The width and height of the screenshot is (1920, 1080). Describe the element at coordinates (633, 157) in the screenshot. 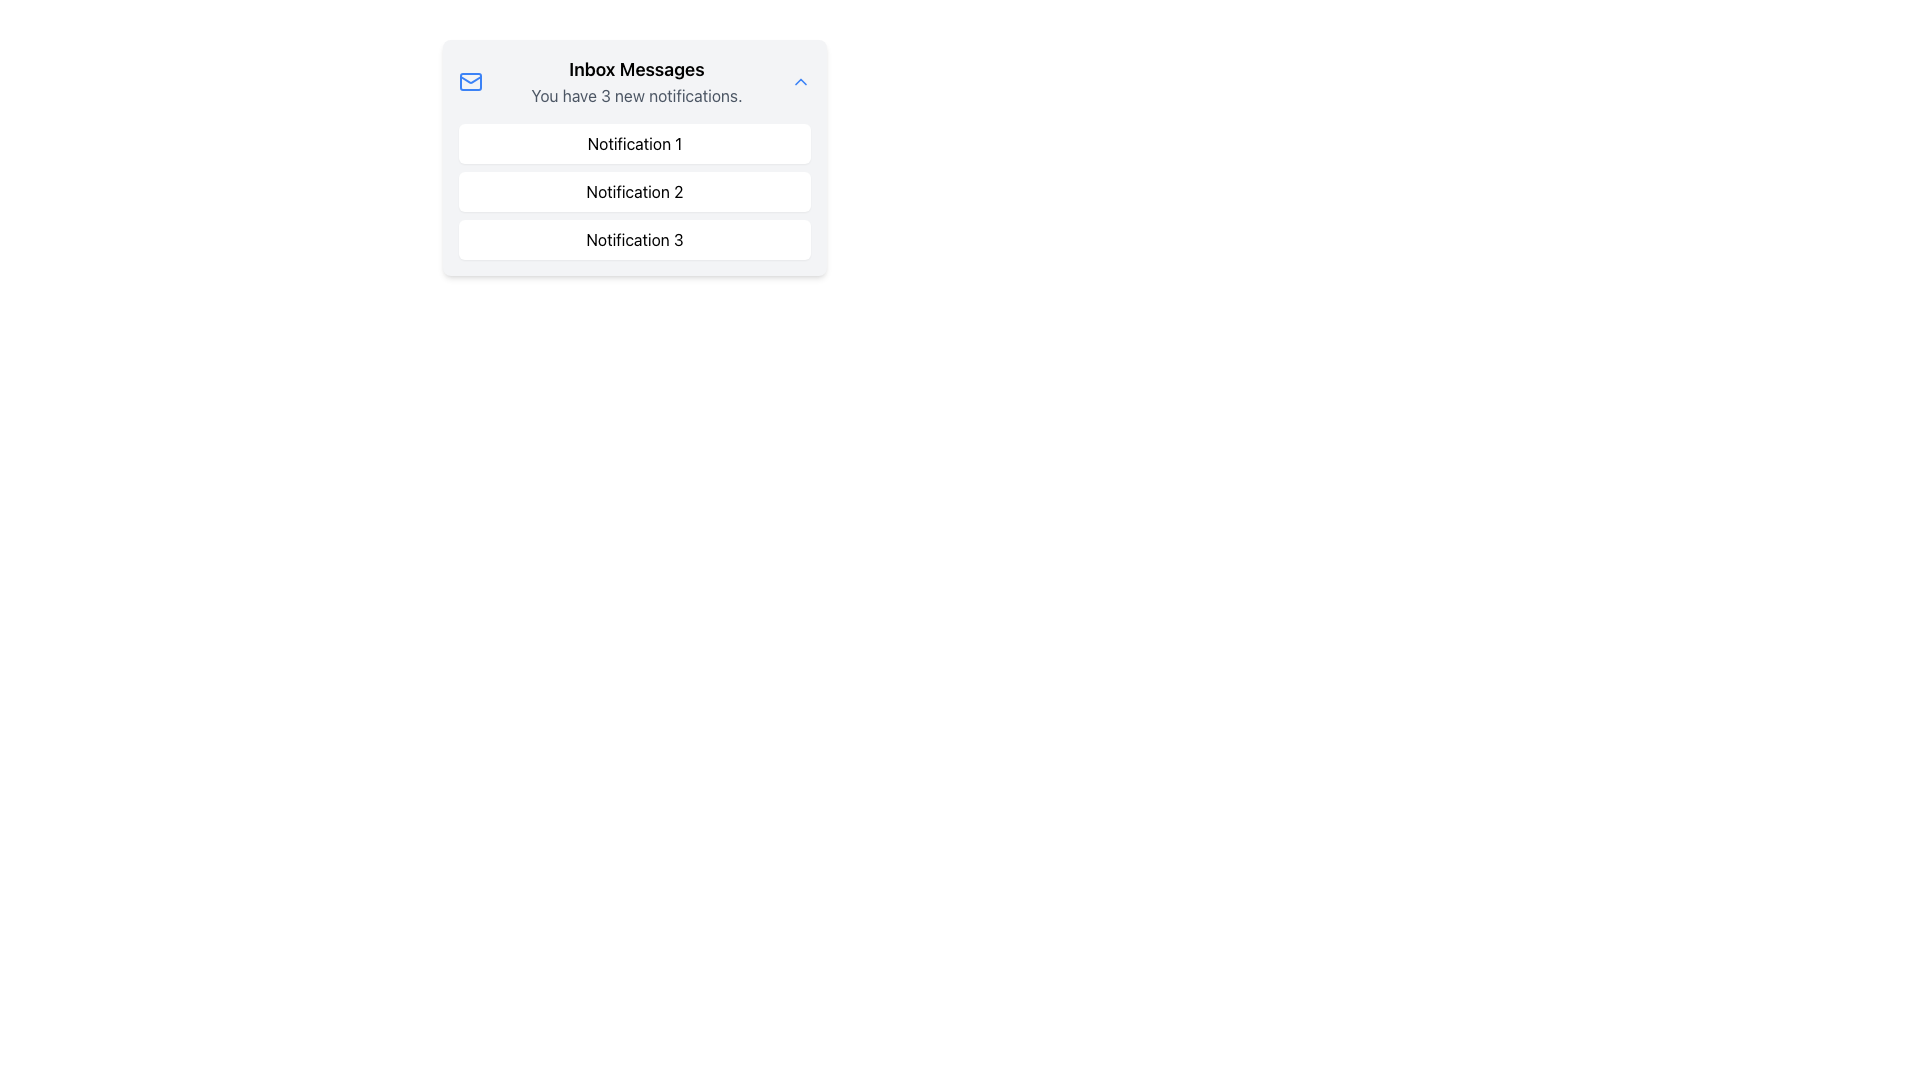

I see `the Notification Panel which displays a summary of notifications including 'Inbox Messages' and individual notification entries` at that location.